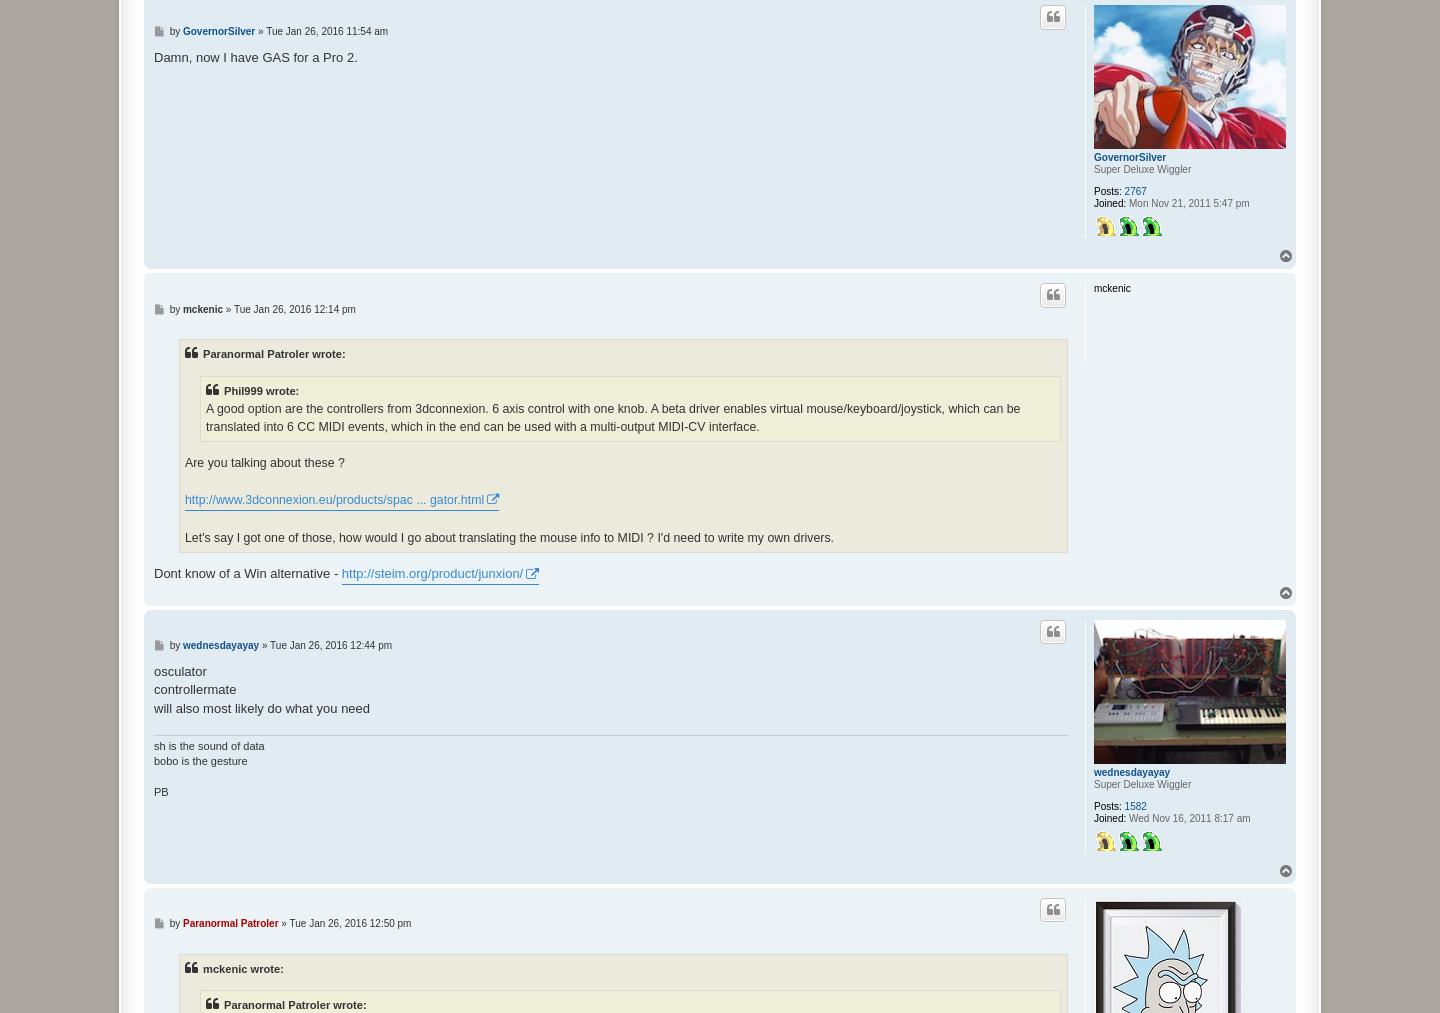  Describe the element at coordinates (508, 536) in the screenshot. I see `'Let's say I got one of those, how would I go about translating the mouse info to MIDI ? I'd need to write my own drivers.'` at that location.